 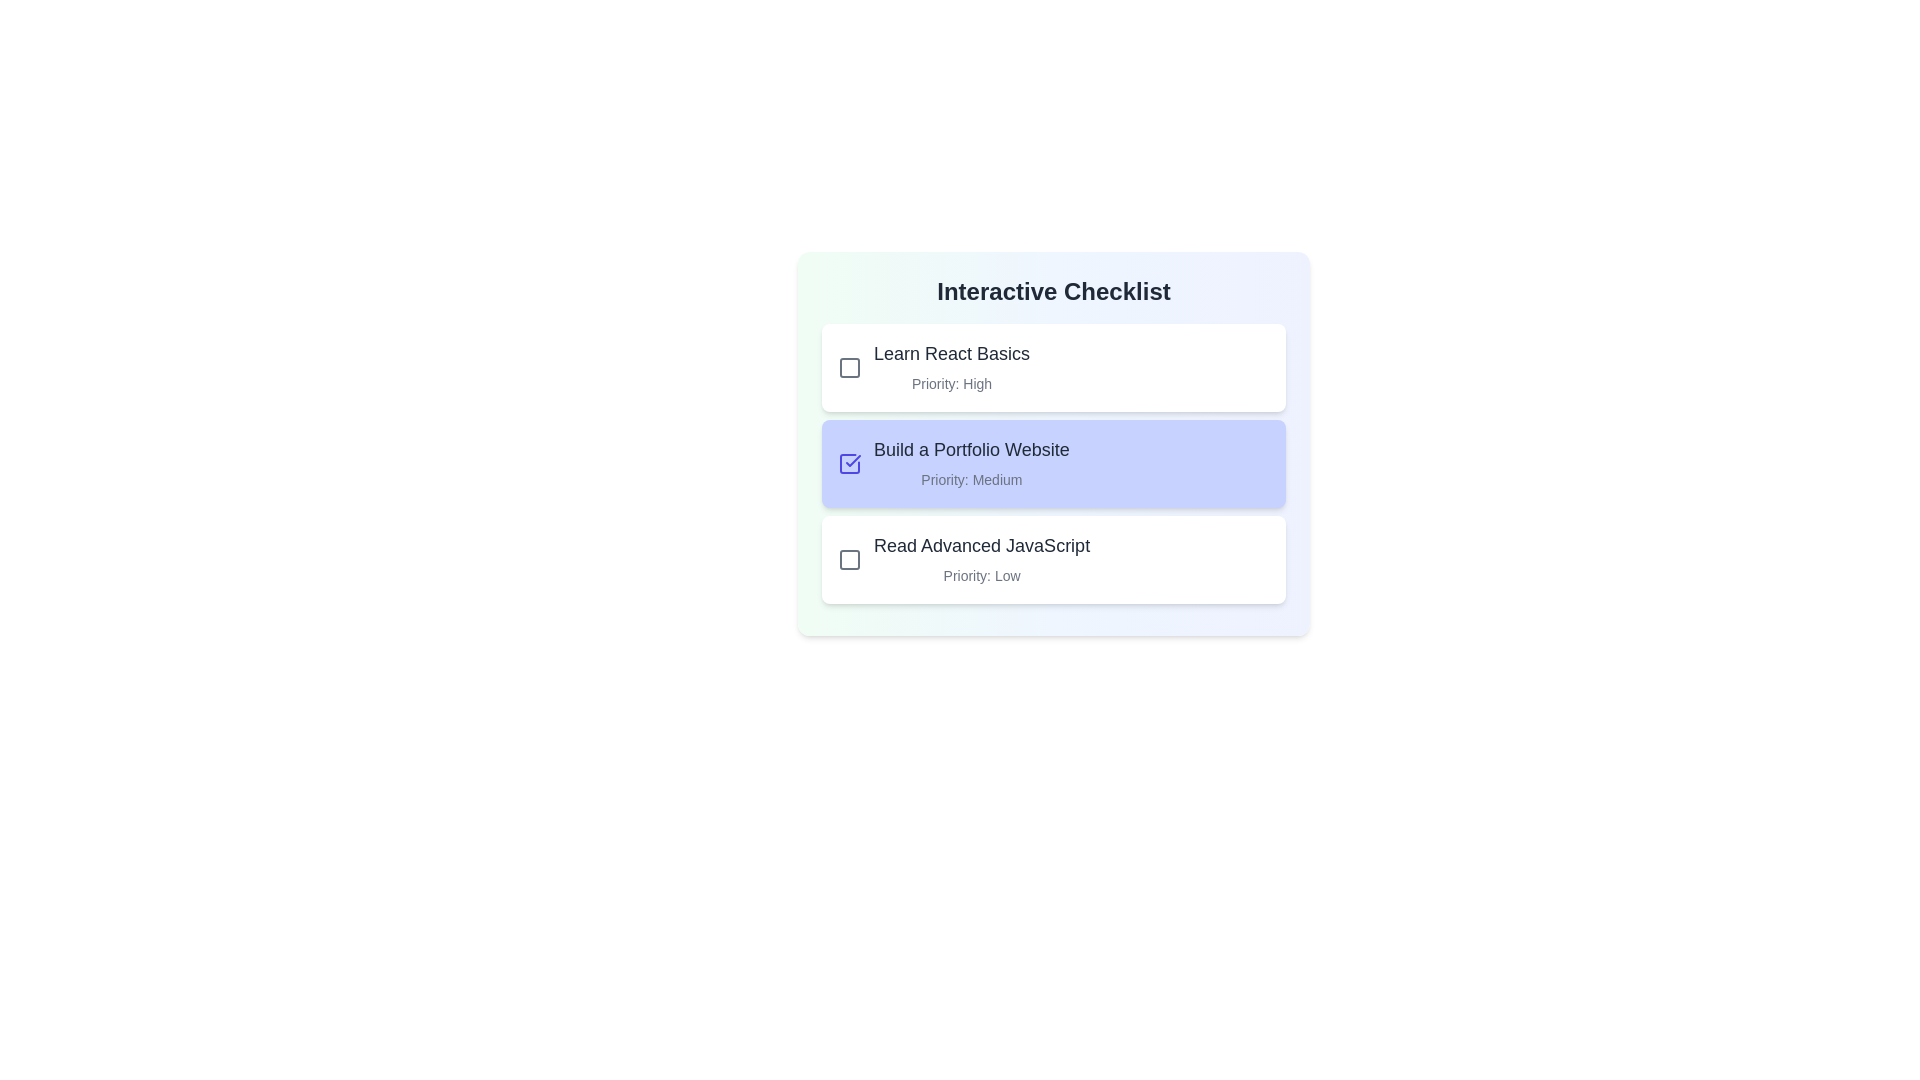 What do you see at coordinates (1053, 463) in the screenshot?
I see `the checklist item Build a Portfolio Website to observe its hover effect` at bounding box center [1053, 463].